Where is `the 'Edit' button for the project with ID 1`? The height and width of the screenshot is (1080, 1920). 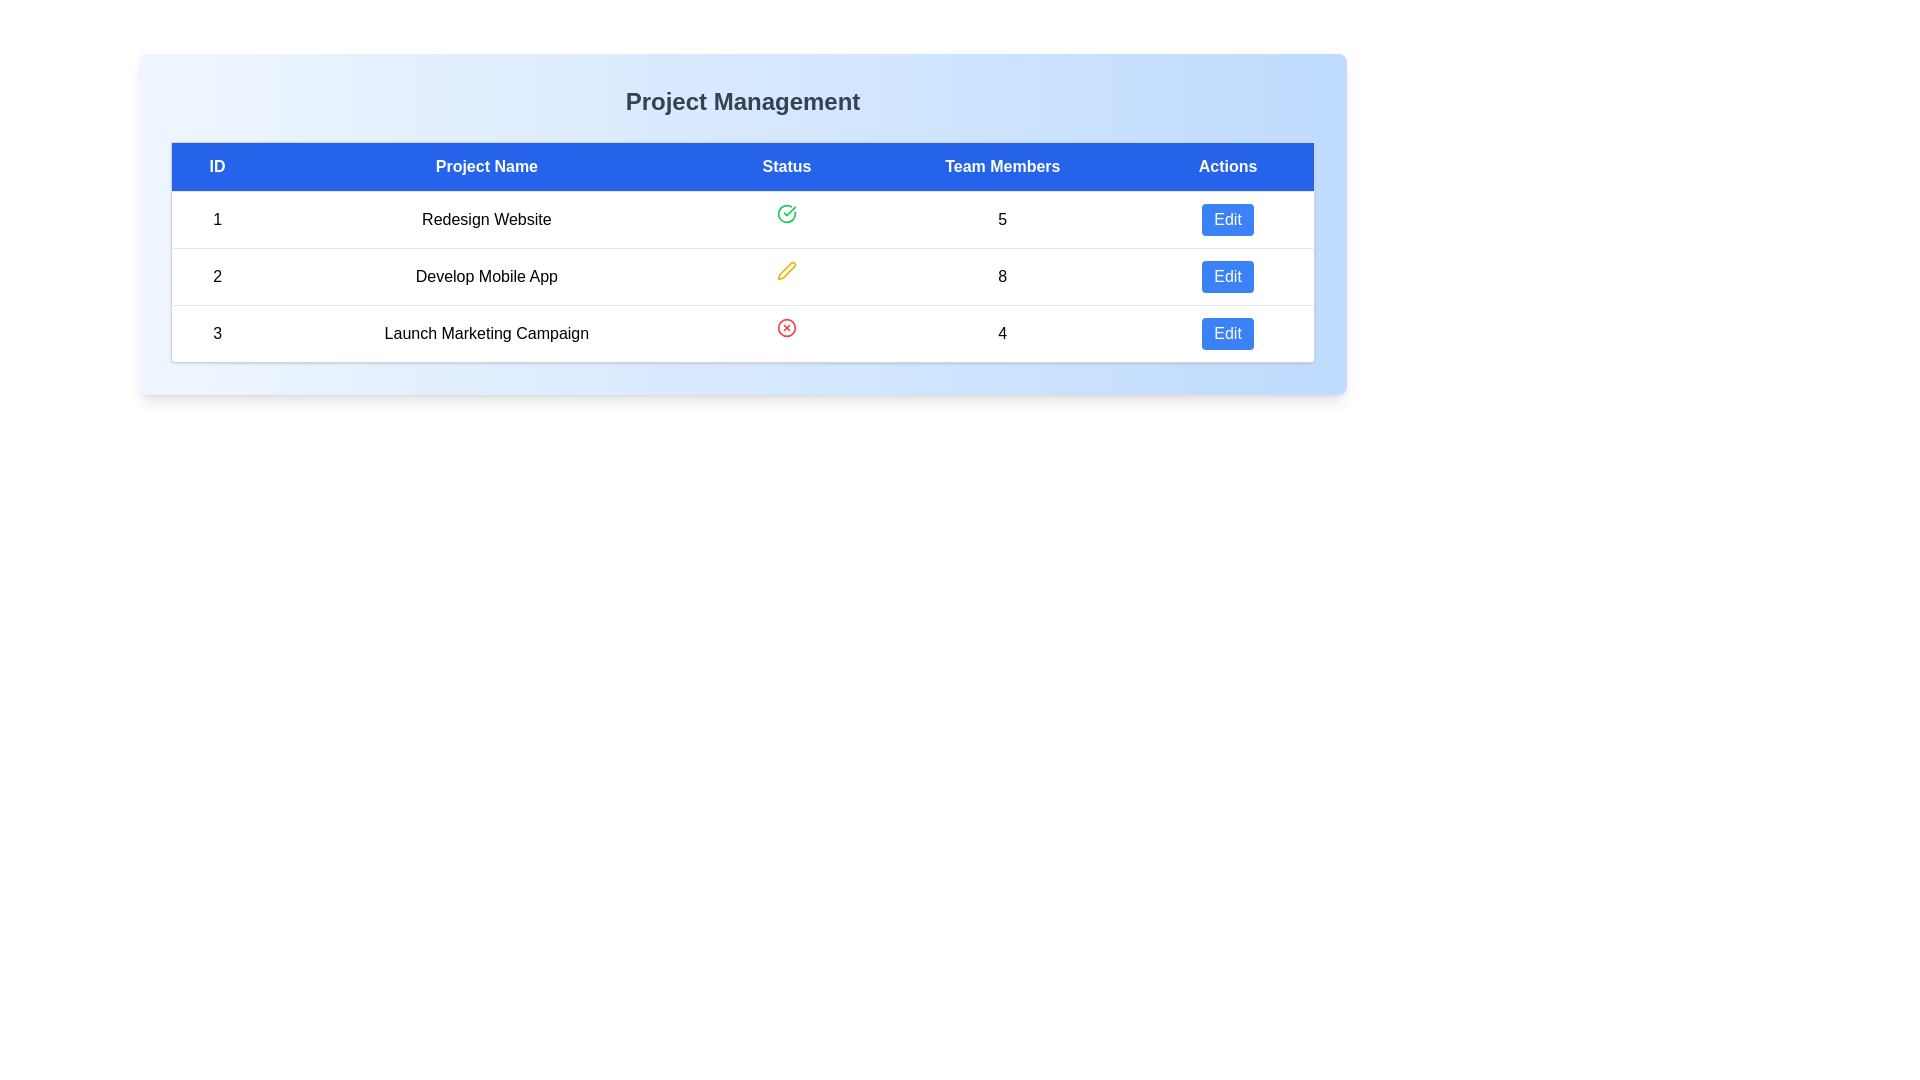
the 'Edit' button for the project with ID 1 is located at coordinates (1227, 219).